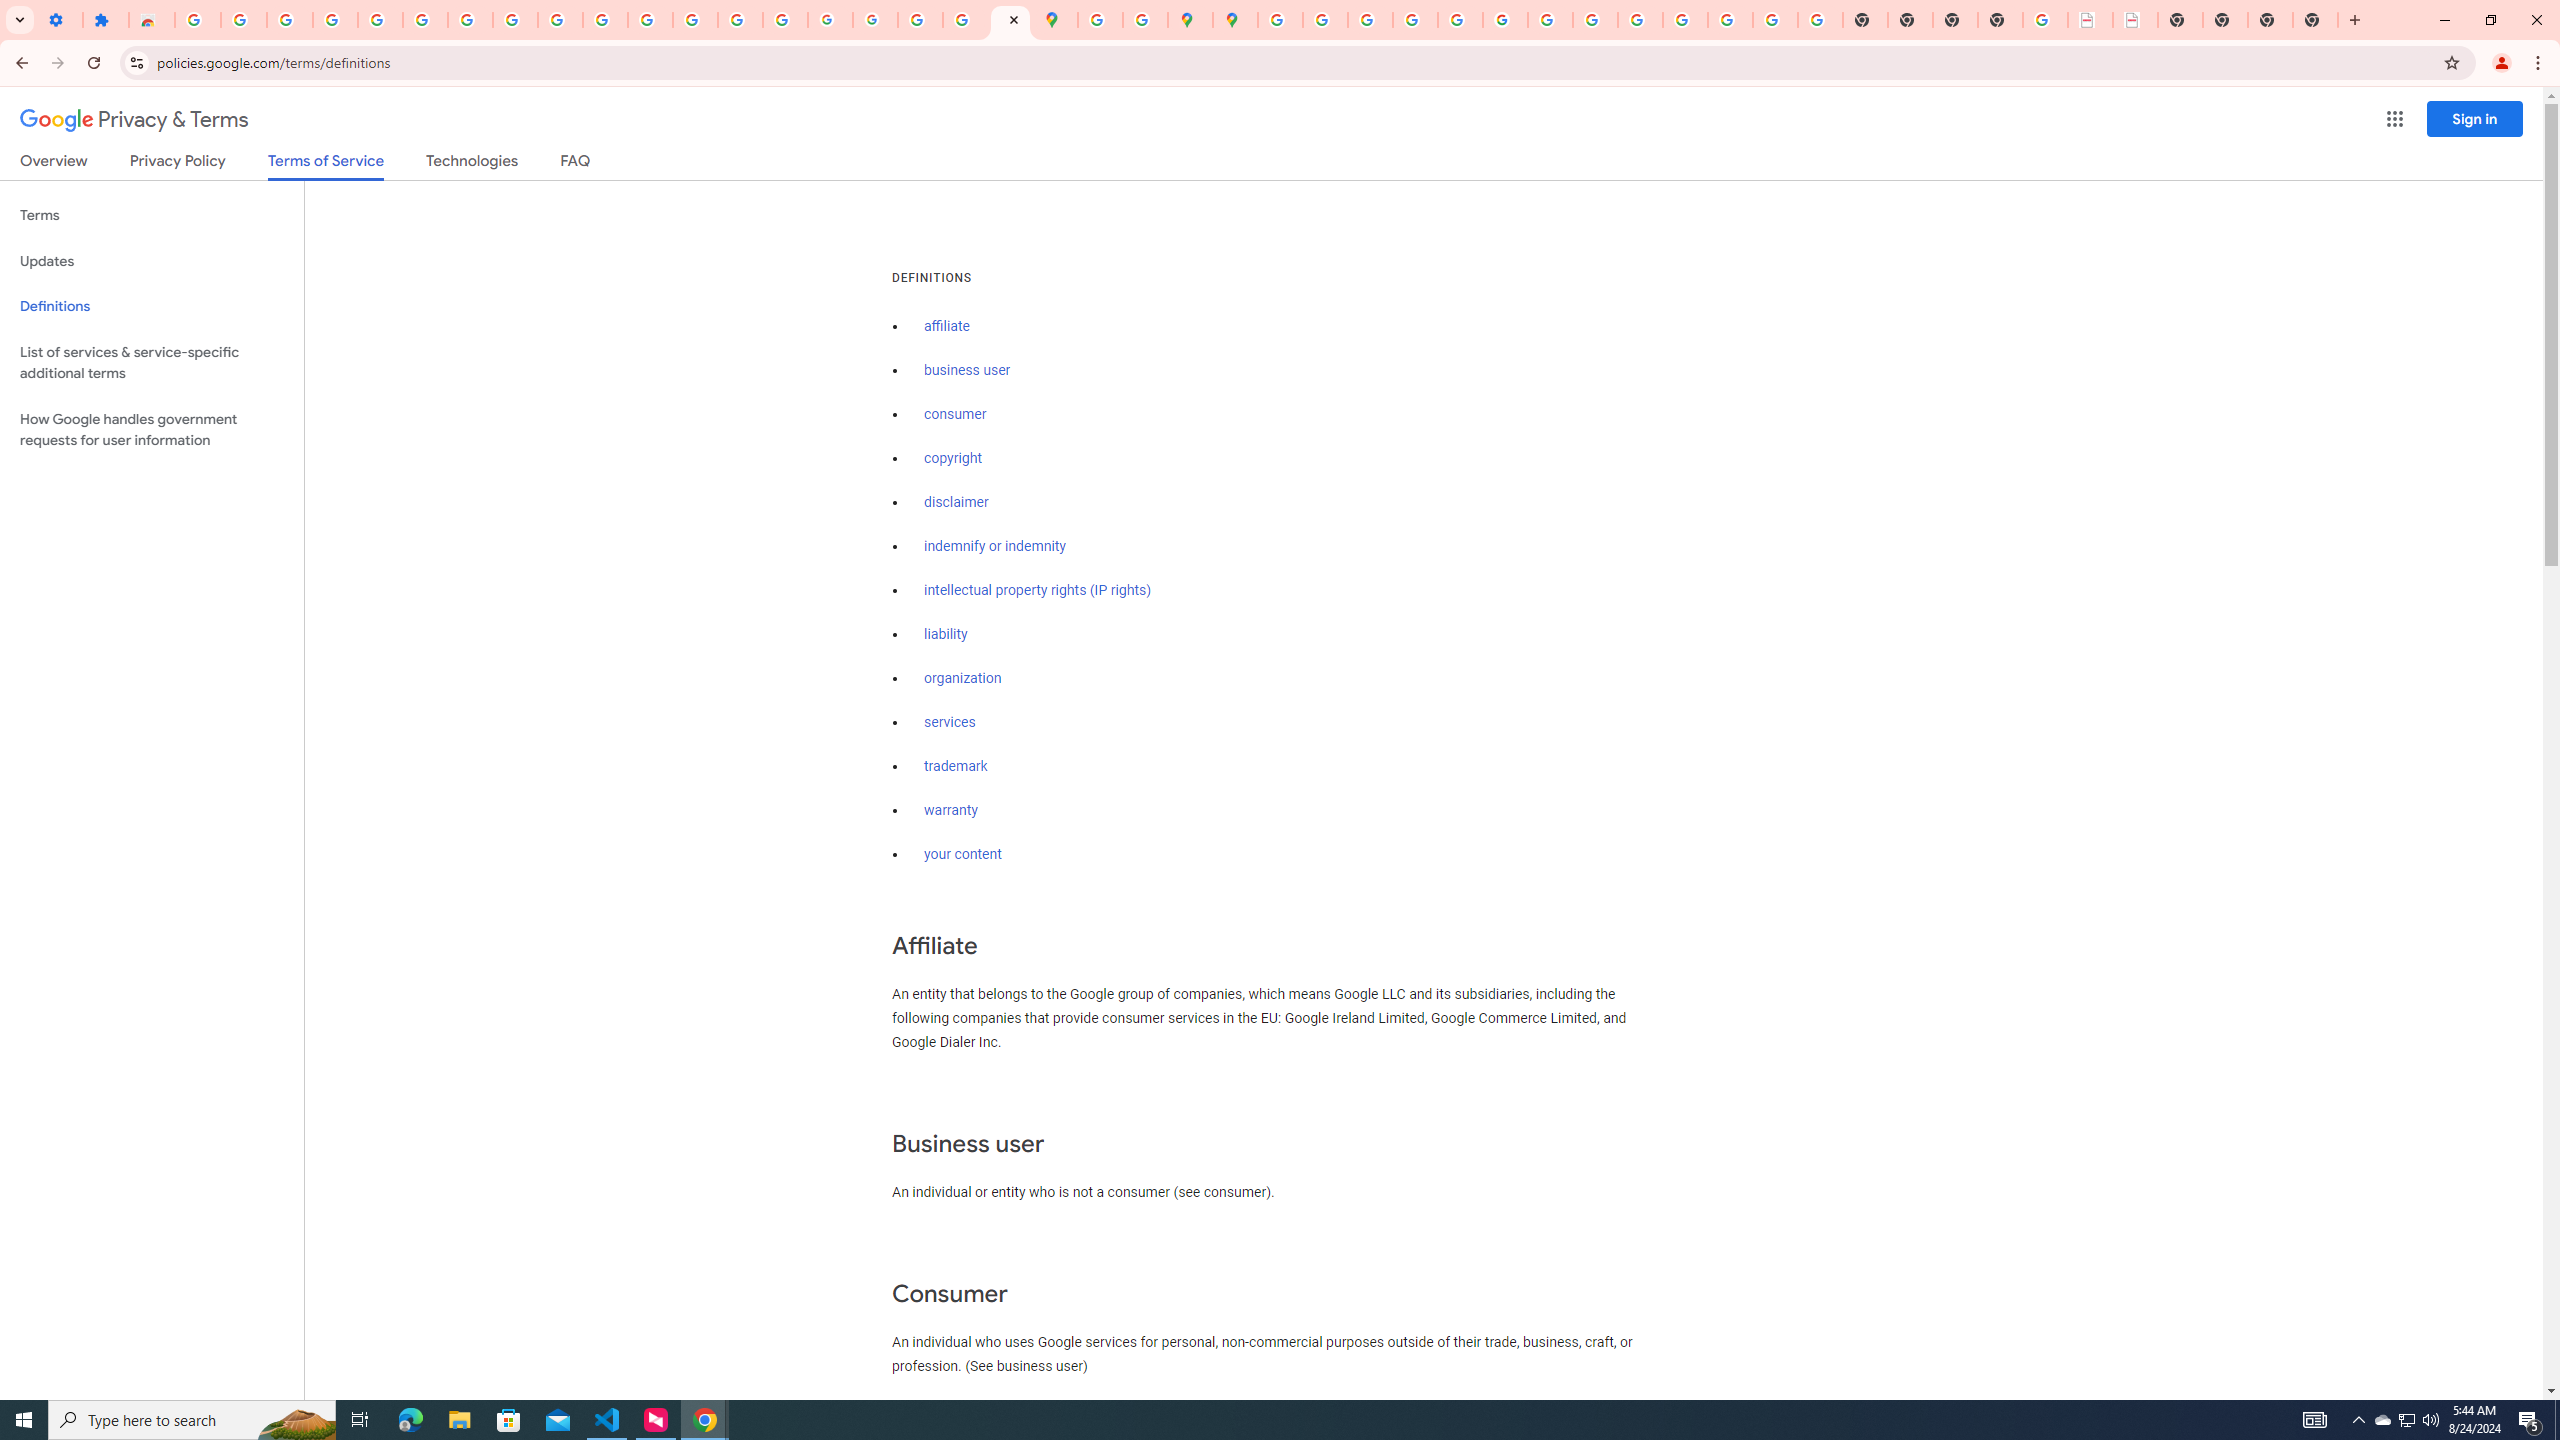  Describe the element at coordinates (1055, 19) in the screenshot. I see `'Google Maps'` at that location.